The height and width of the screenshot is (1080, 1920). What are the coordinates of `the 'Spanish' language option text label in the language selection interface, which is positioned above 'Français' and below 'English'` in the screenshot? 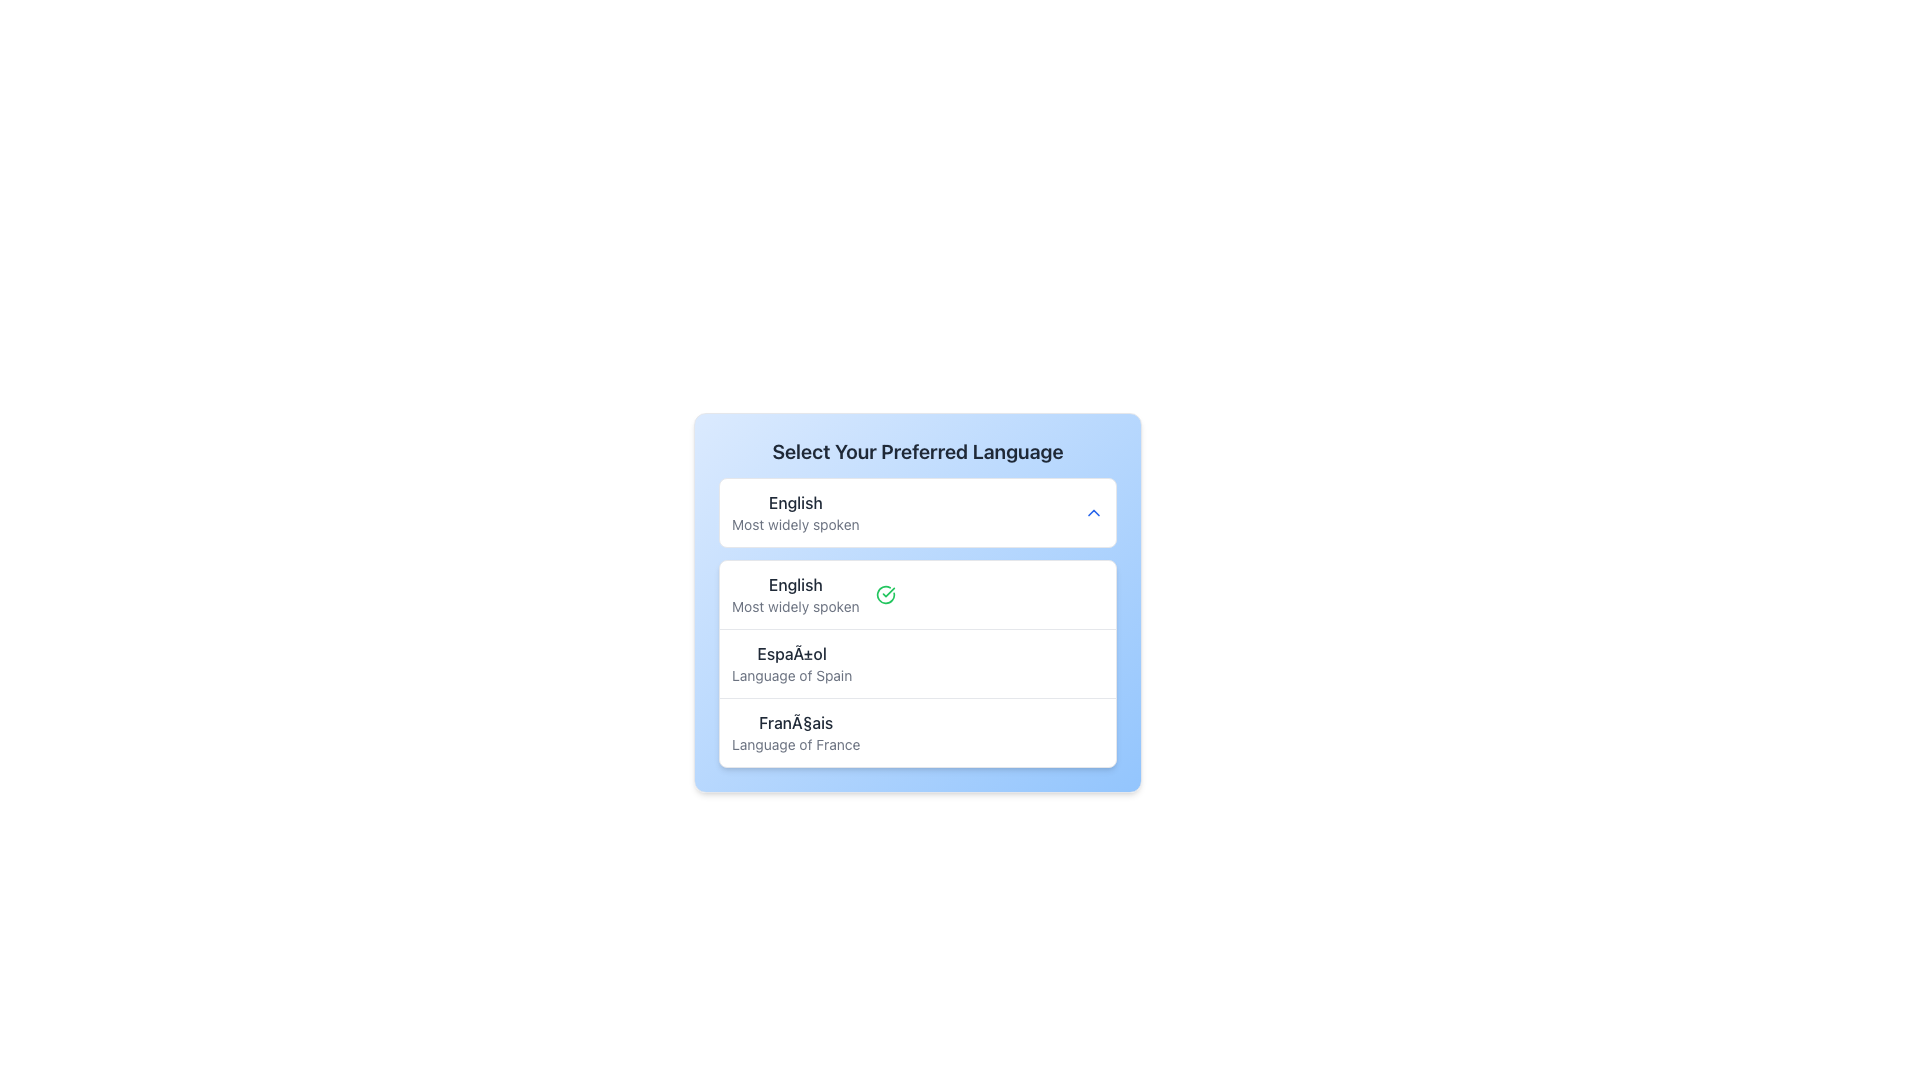 It's located at (791, 654).